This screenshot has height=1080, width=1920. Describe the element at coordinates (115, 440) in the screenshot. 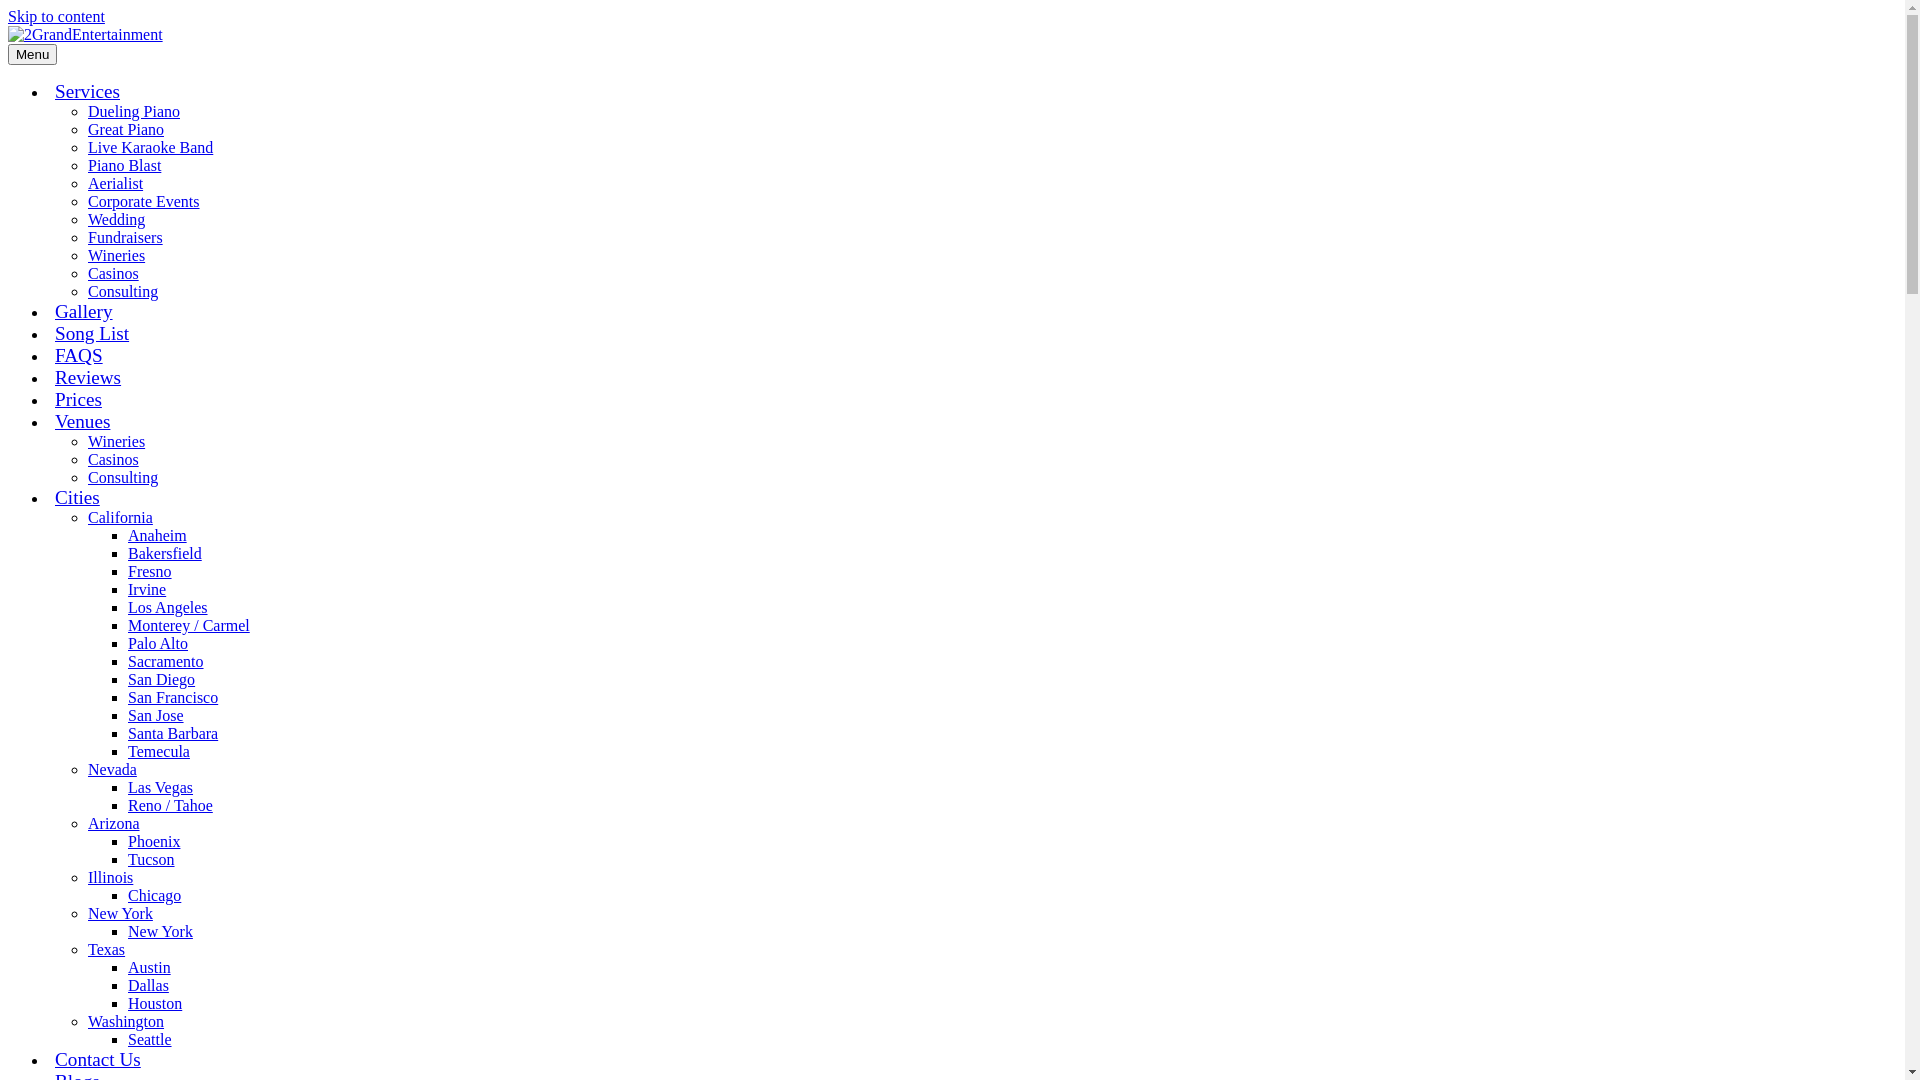

I see `'Wineries'` at that location.